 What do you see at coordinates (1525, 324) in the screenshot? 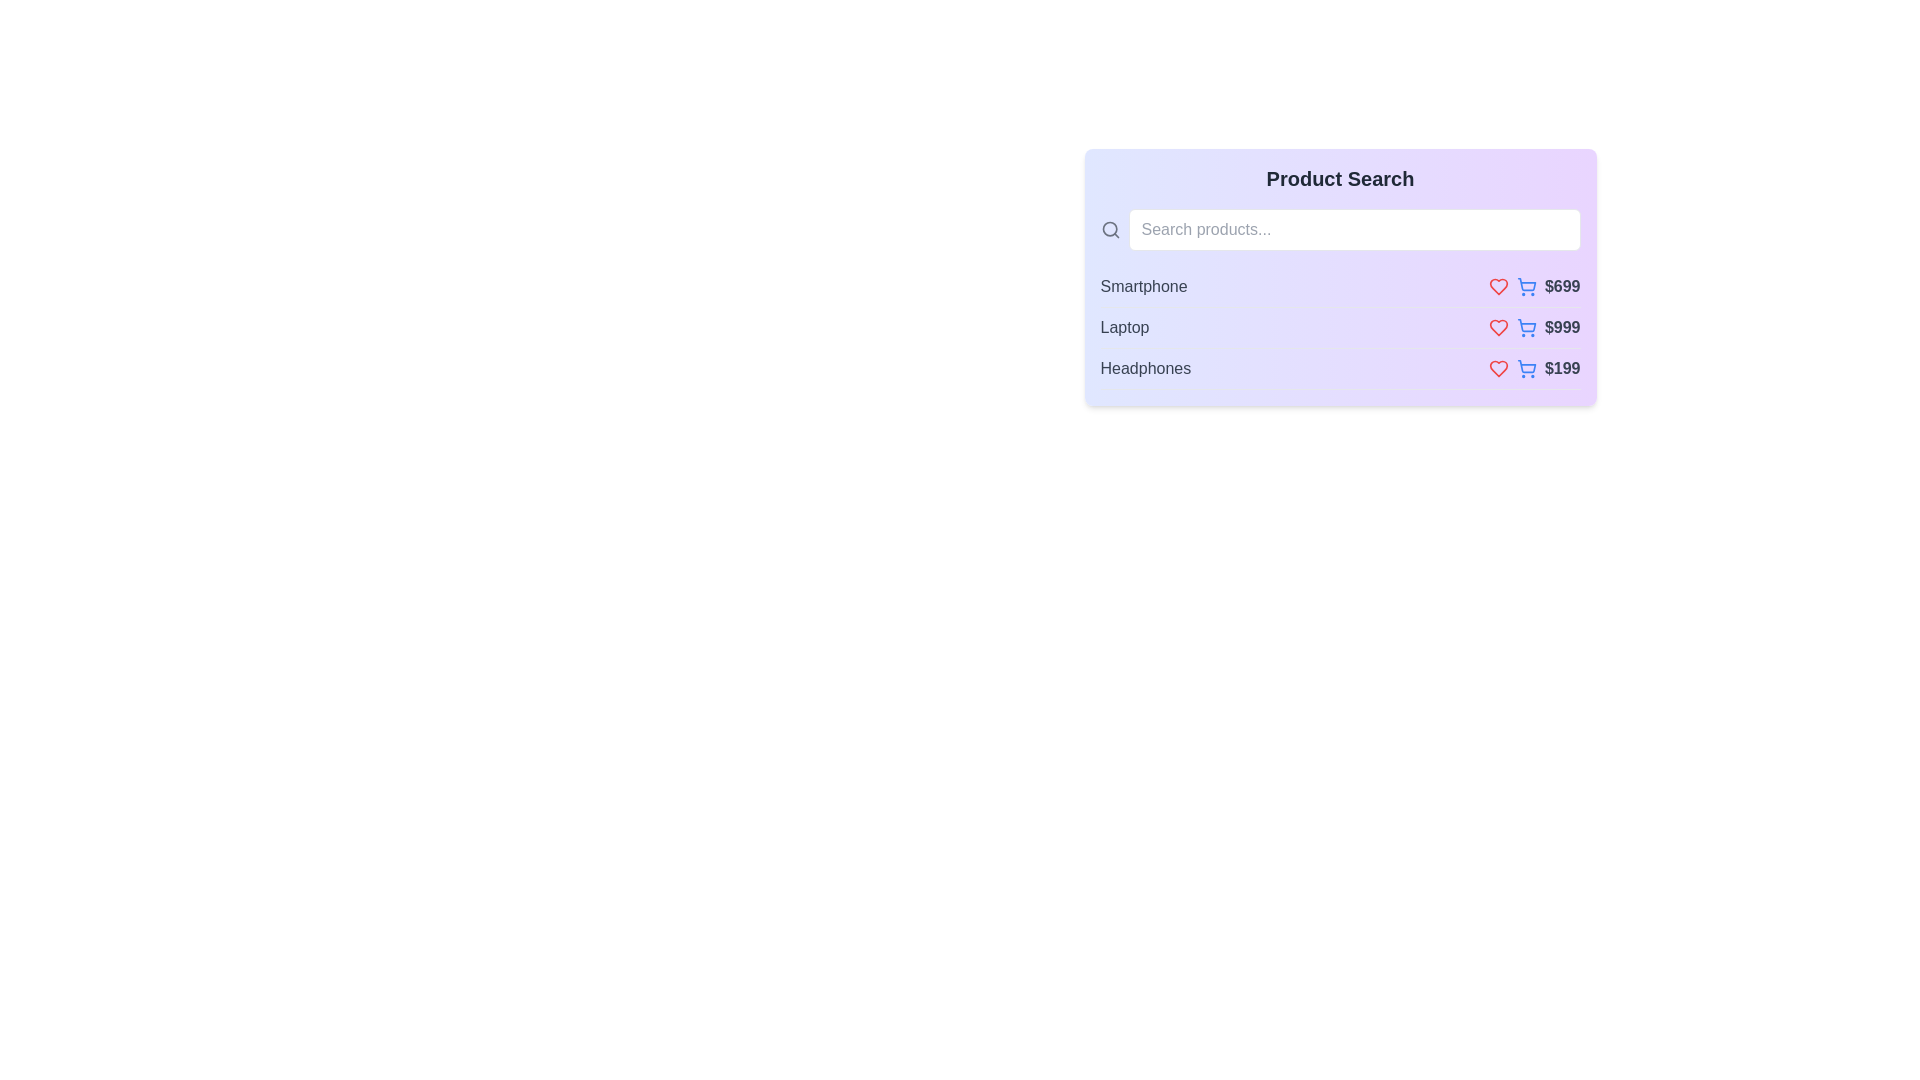
I see `the blue shopping cart icon, which is part of a larger icon set and positioned next to the price $999` at bounding box center [1525, 324].